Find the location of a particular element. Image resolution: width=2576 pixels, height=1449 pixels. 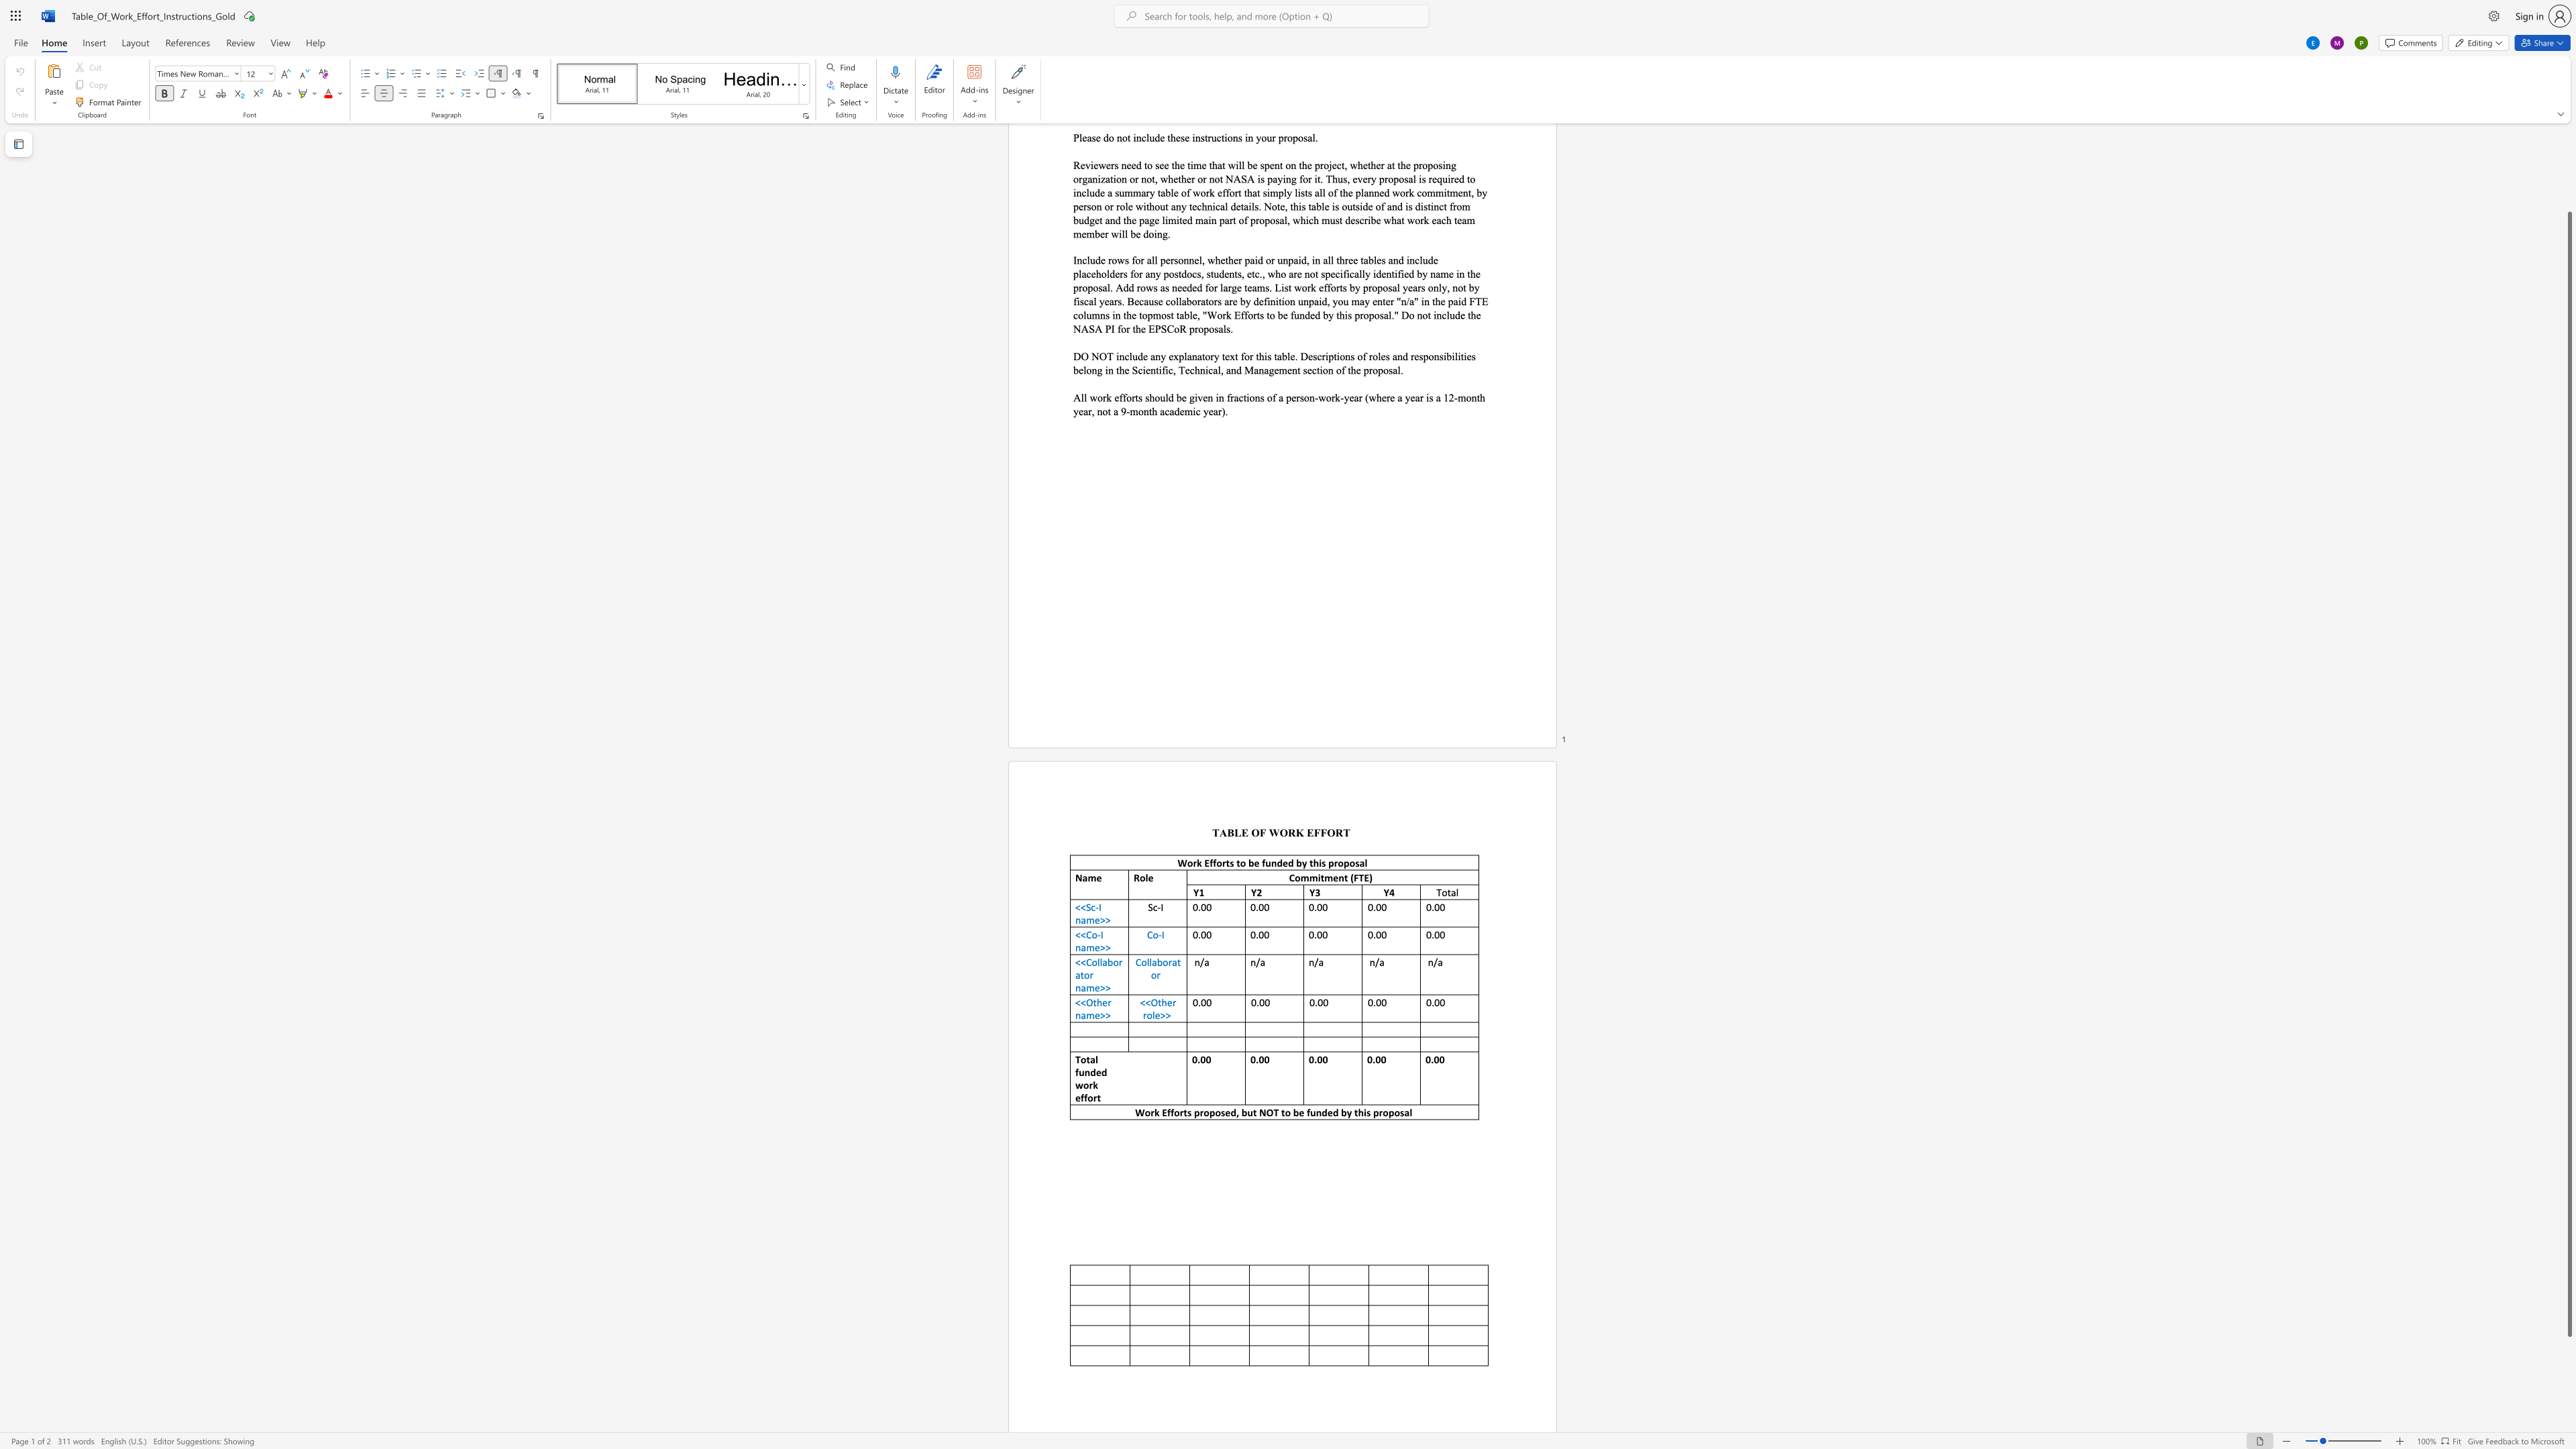

the scrollbar to move the page upward is located at coordinates (2568, 186).